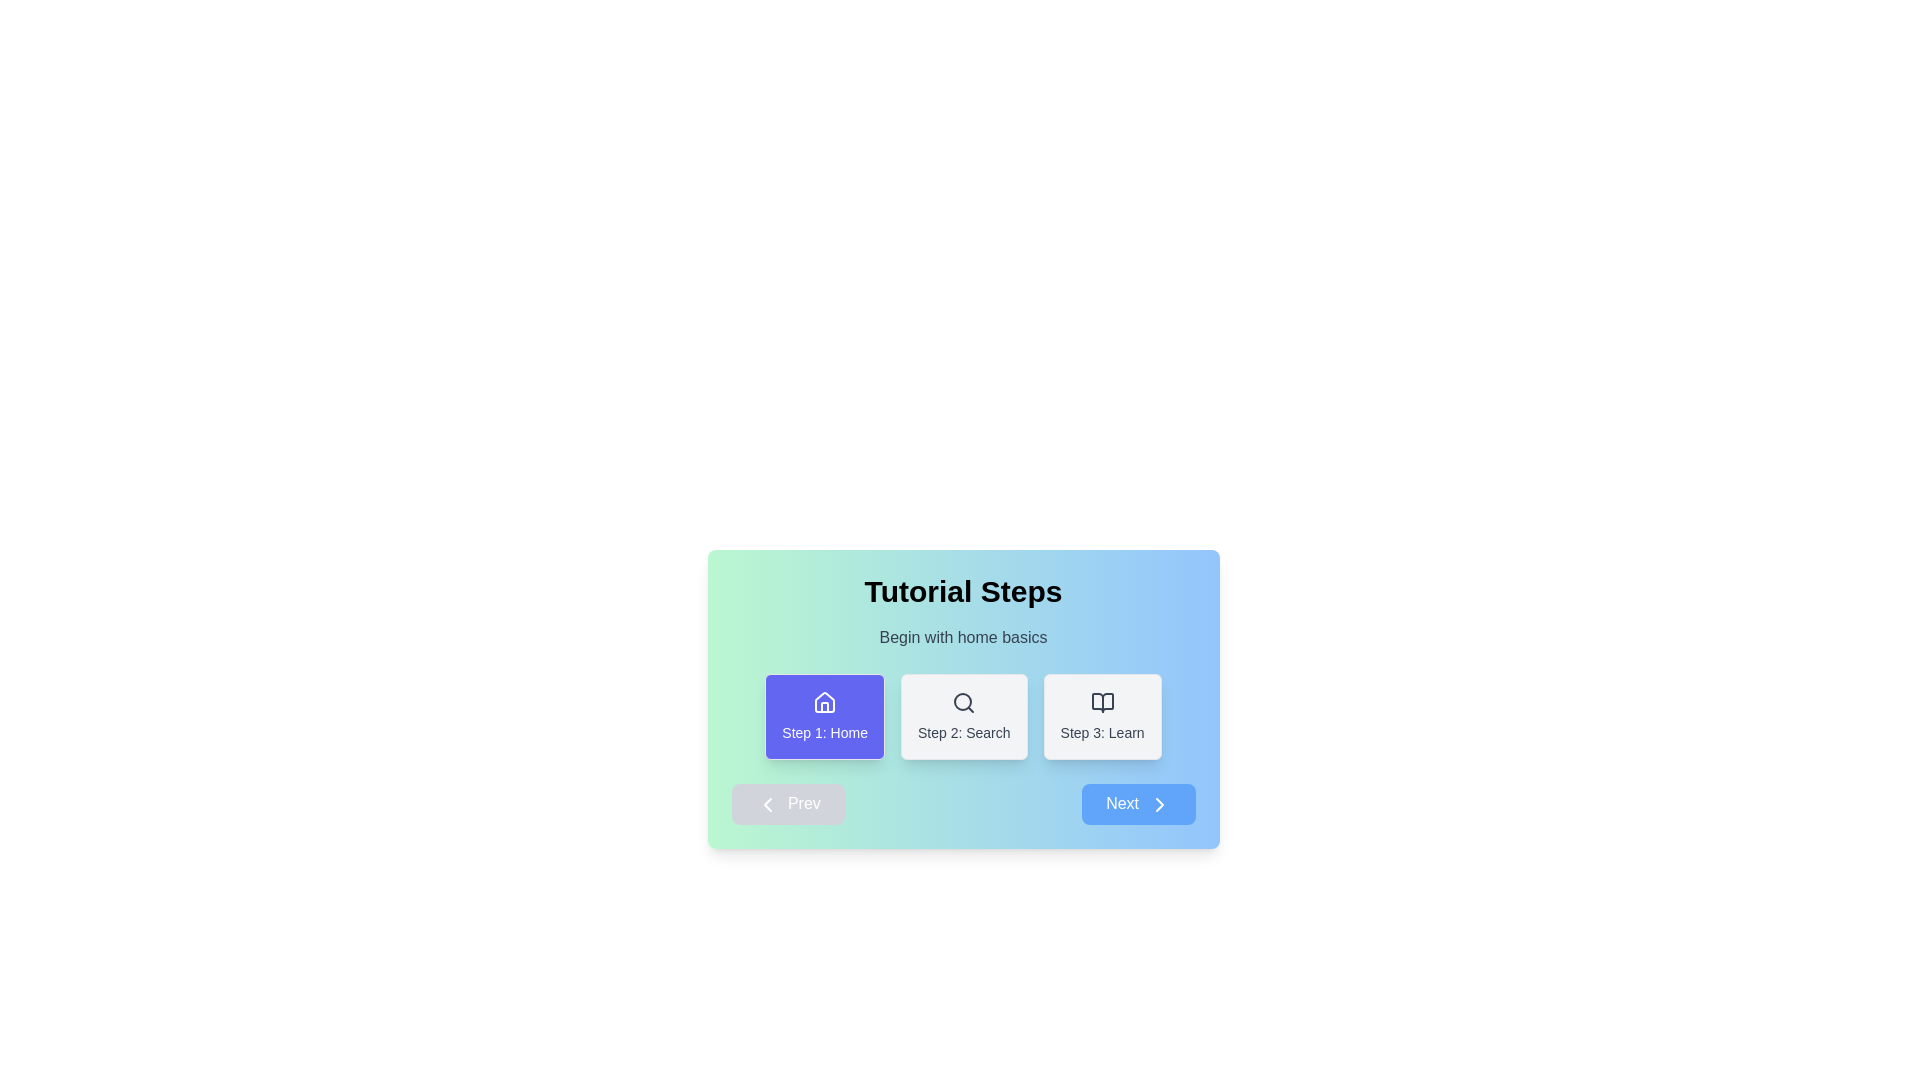  Describe the element at coordinates (825, 716) in the screenshot. I see `the tutorial step 1 to view its details` at that location.